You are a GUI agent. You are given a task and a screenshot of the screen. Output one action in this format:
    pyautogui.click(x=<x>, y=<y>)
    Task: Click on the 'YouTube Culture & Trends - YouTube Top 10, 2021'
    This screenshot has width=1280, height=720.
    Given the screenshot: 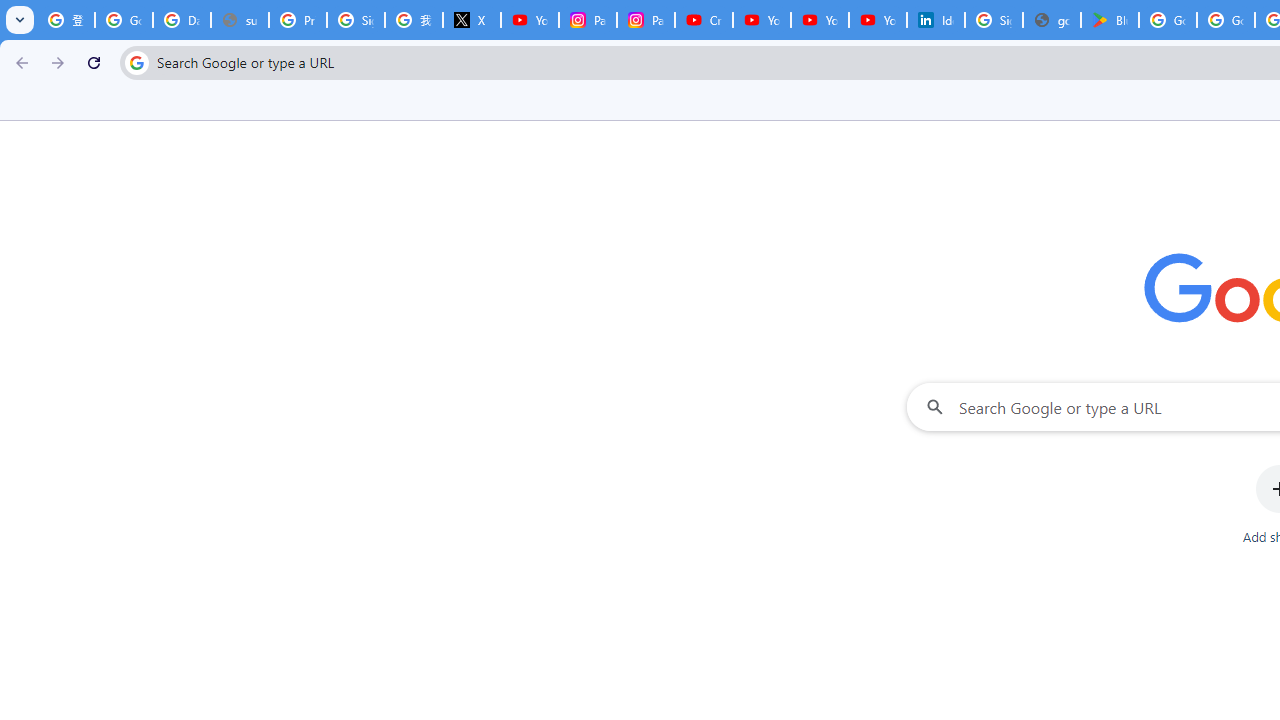 What is the action you would take?
    pyautogui.click(x=819, y=20)
    